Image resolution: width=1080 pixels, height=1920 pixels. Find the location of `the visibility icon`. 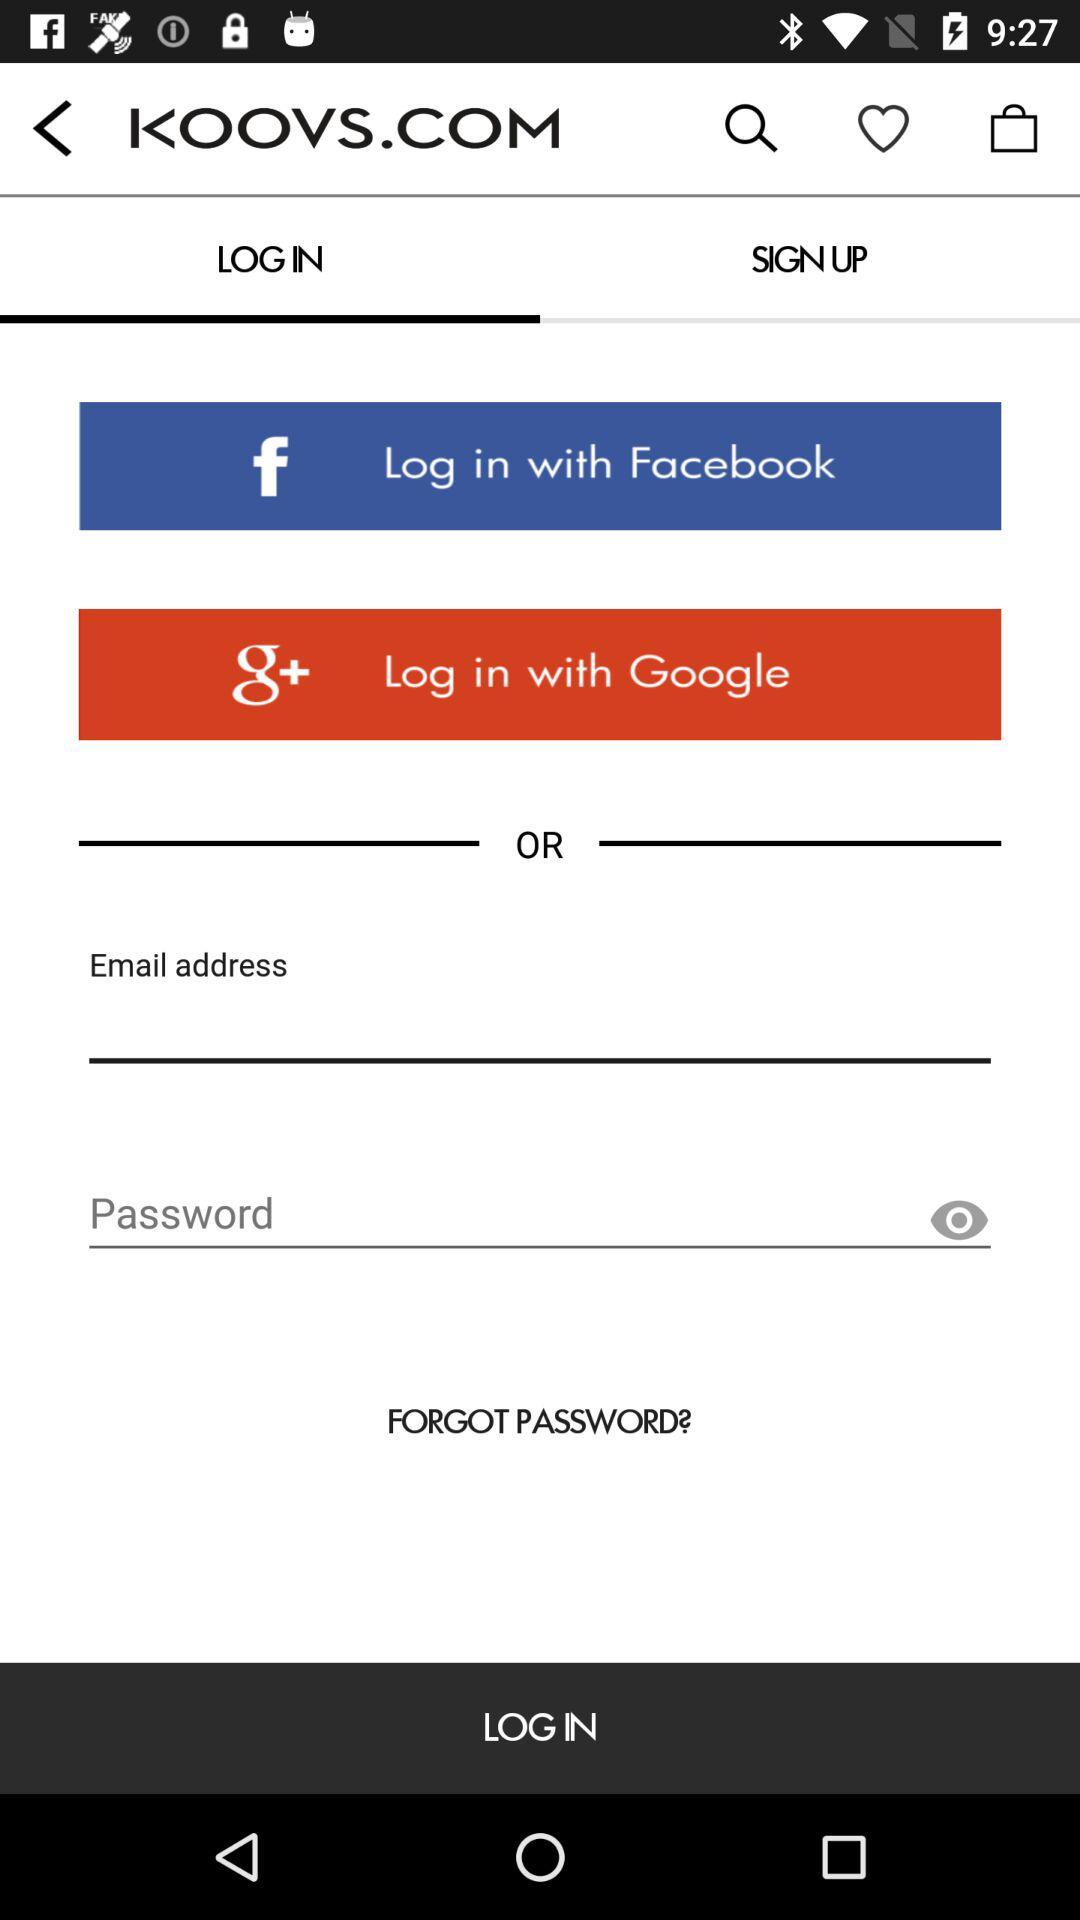

the visibility icon is located at coordinates (958, 1220).